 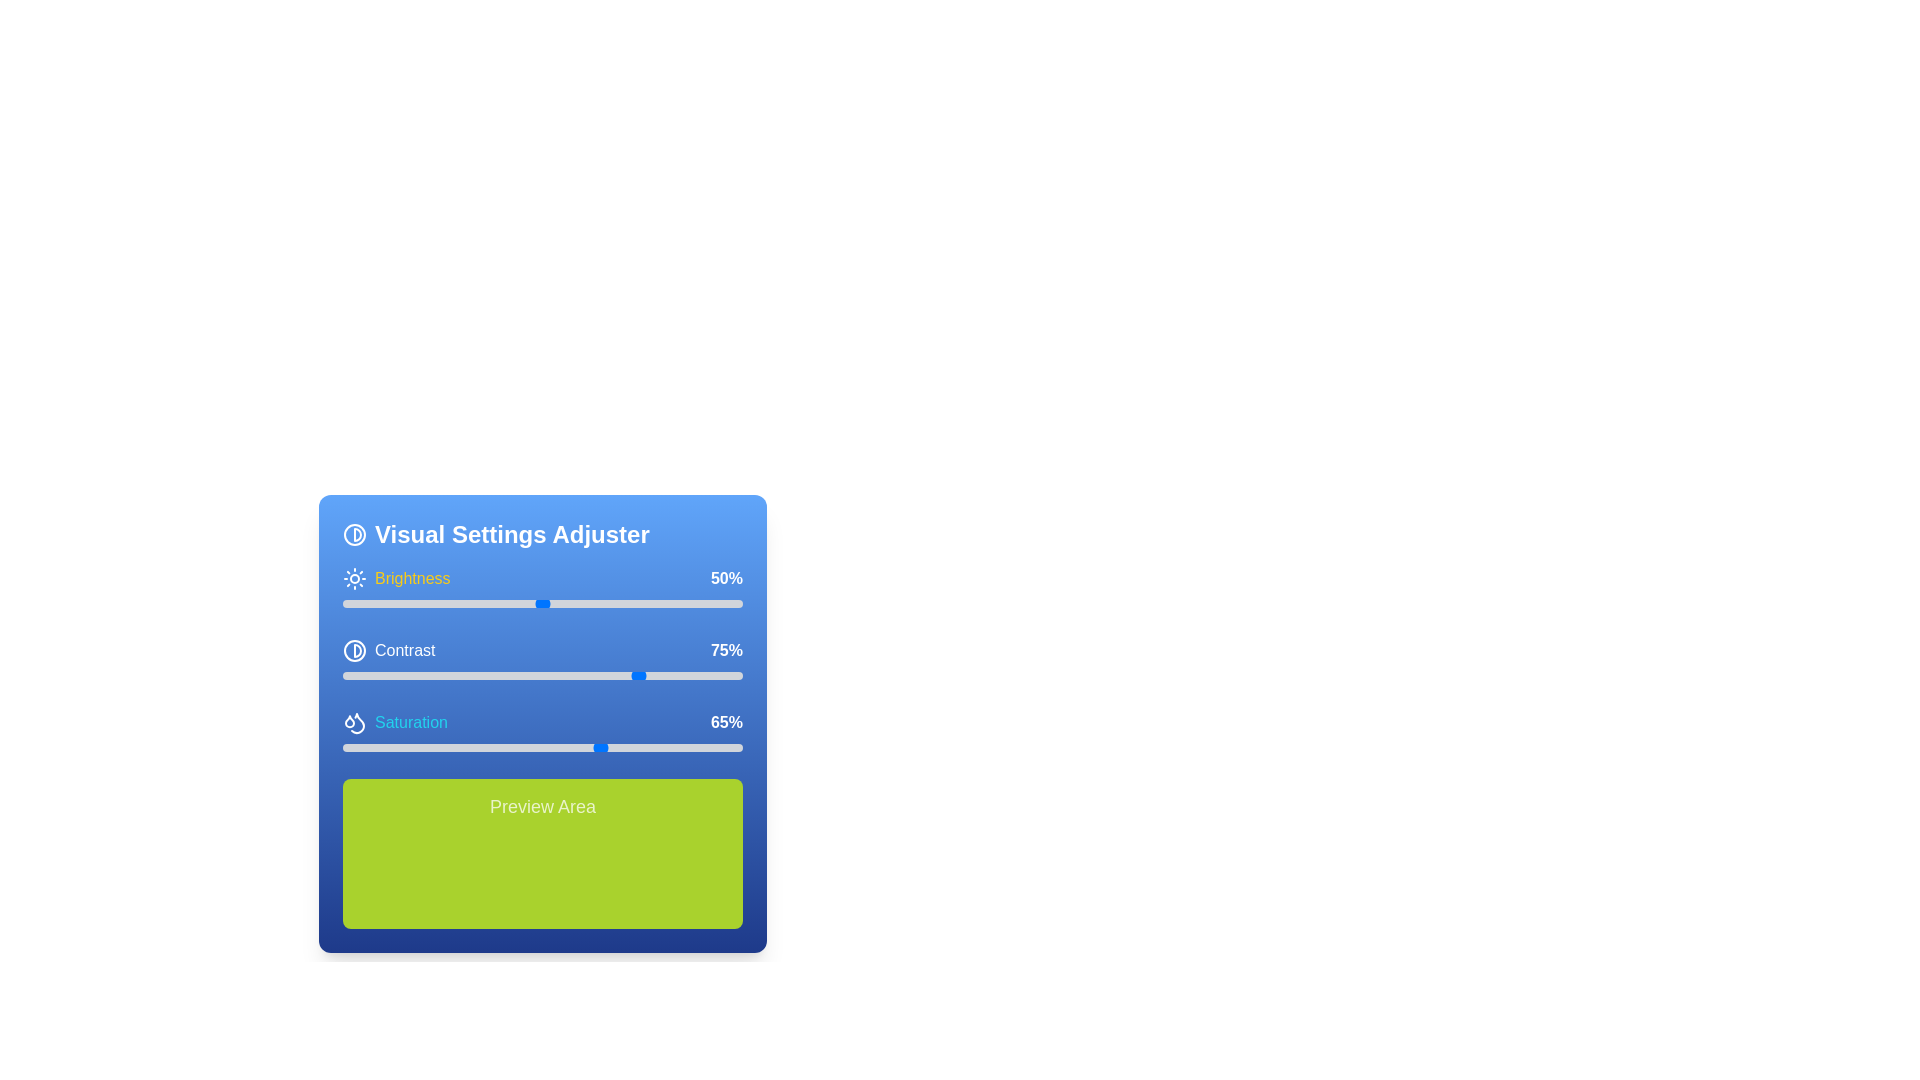 What do you see at coordinates (542, 853) in the screenshot?
I see `the preview display area located at the bottom of the 'Visual Settings Adjuster' section, which is directly below the interactive sliders for 'Saturation,' 'Contrast,' and 'Brightness.'` at bounding box center [542, 853].